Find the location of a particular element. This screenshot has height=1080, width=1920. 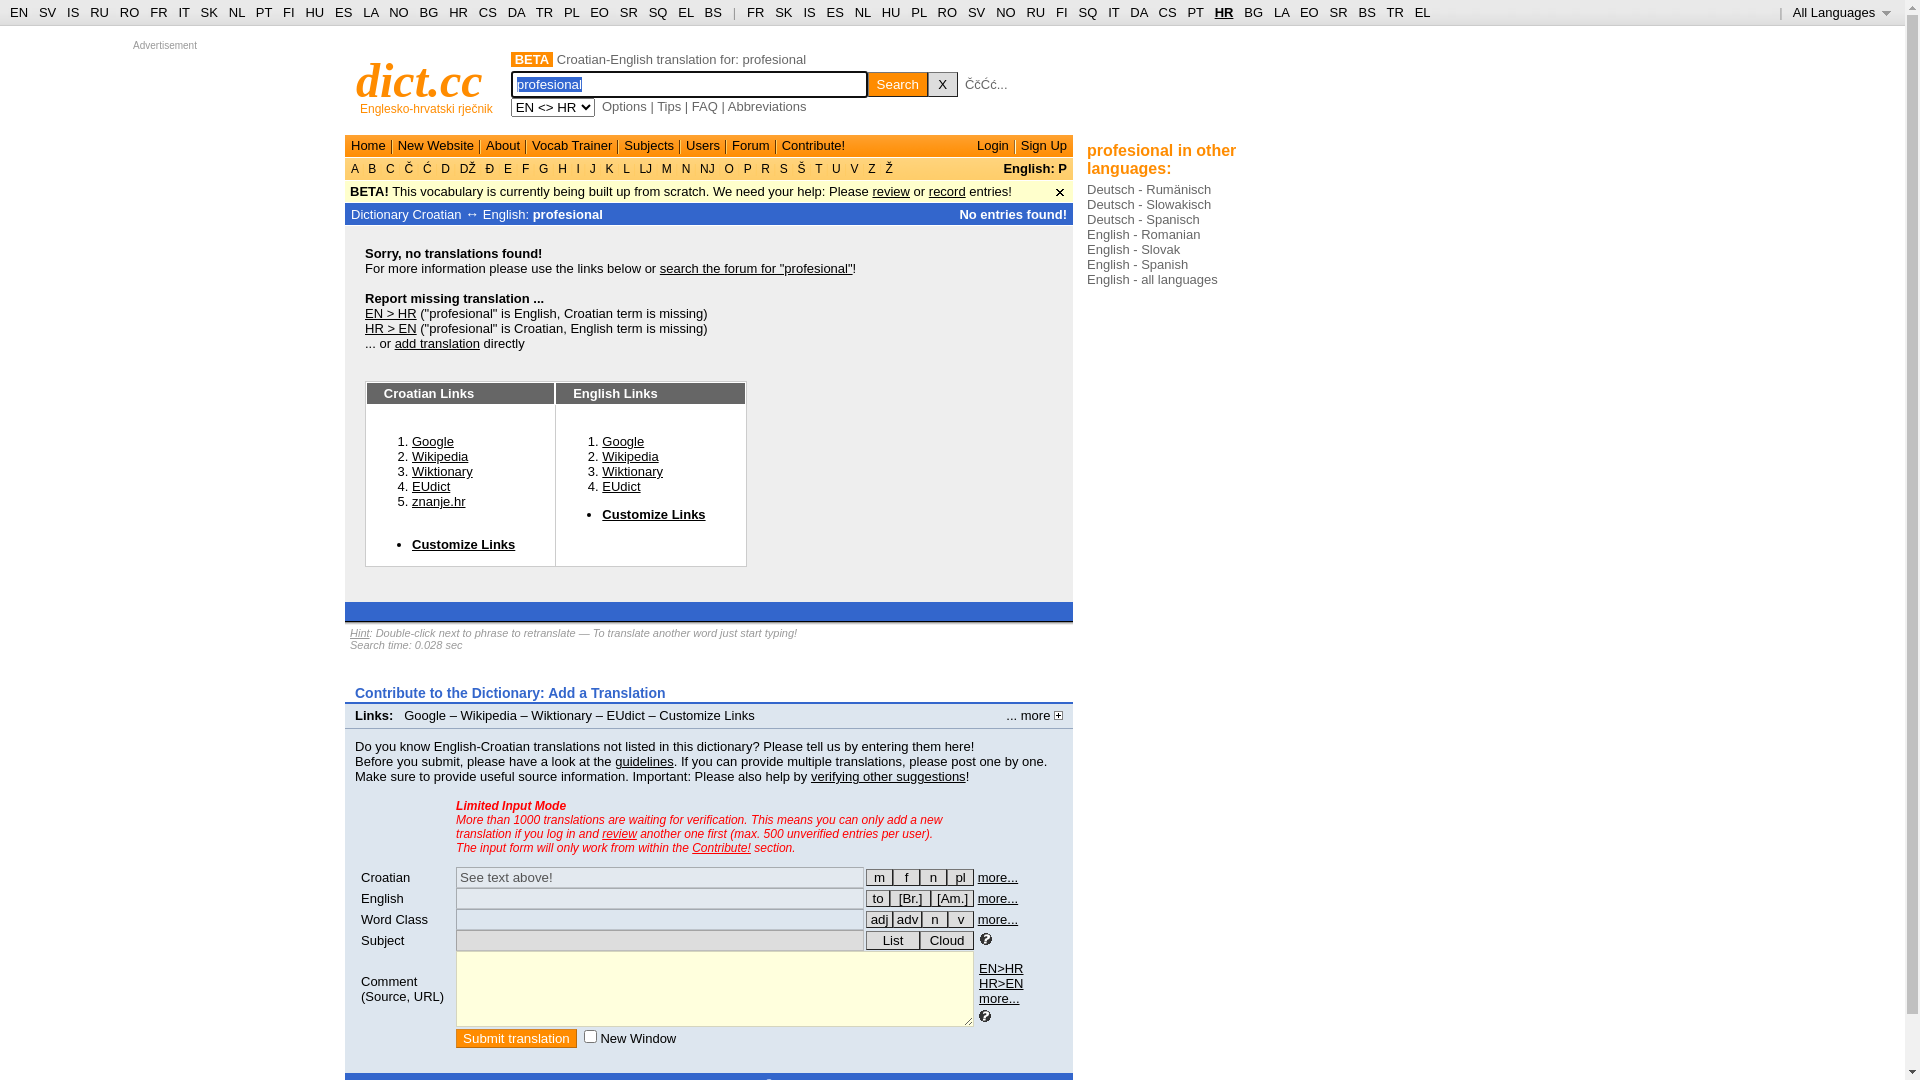

'NL' is located at coordinates (863, 12).